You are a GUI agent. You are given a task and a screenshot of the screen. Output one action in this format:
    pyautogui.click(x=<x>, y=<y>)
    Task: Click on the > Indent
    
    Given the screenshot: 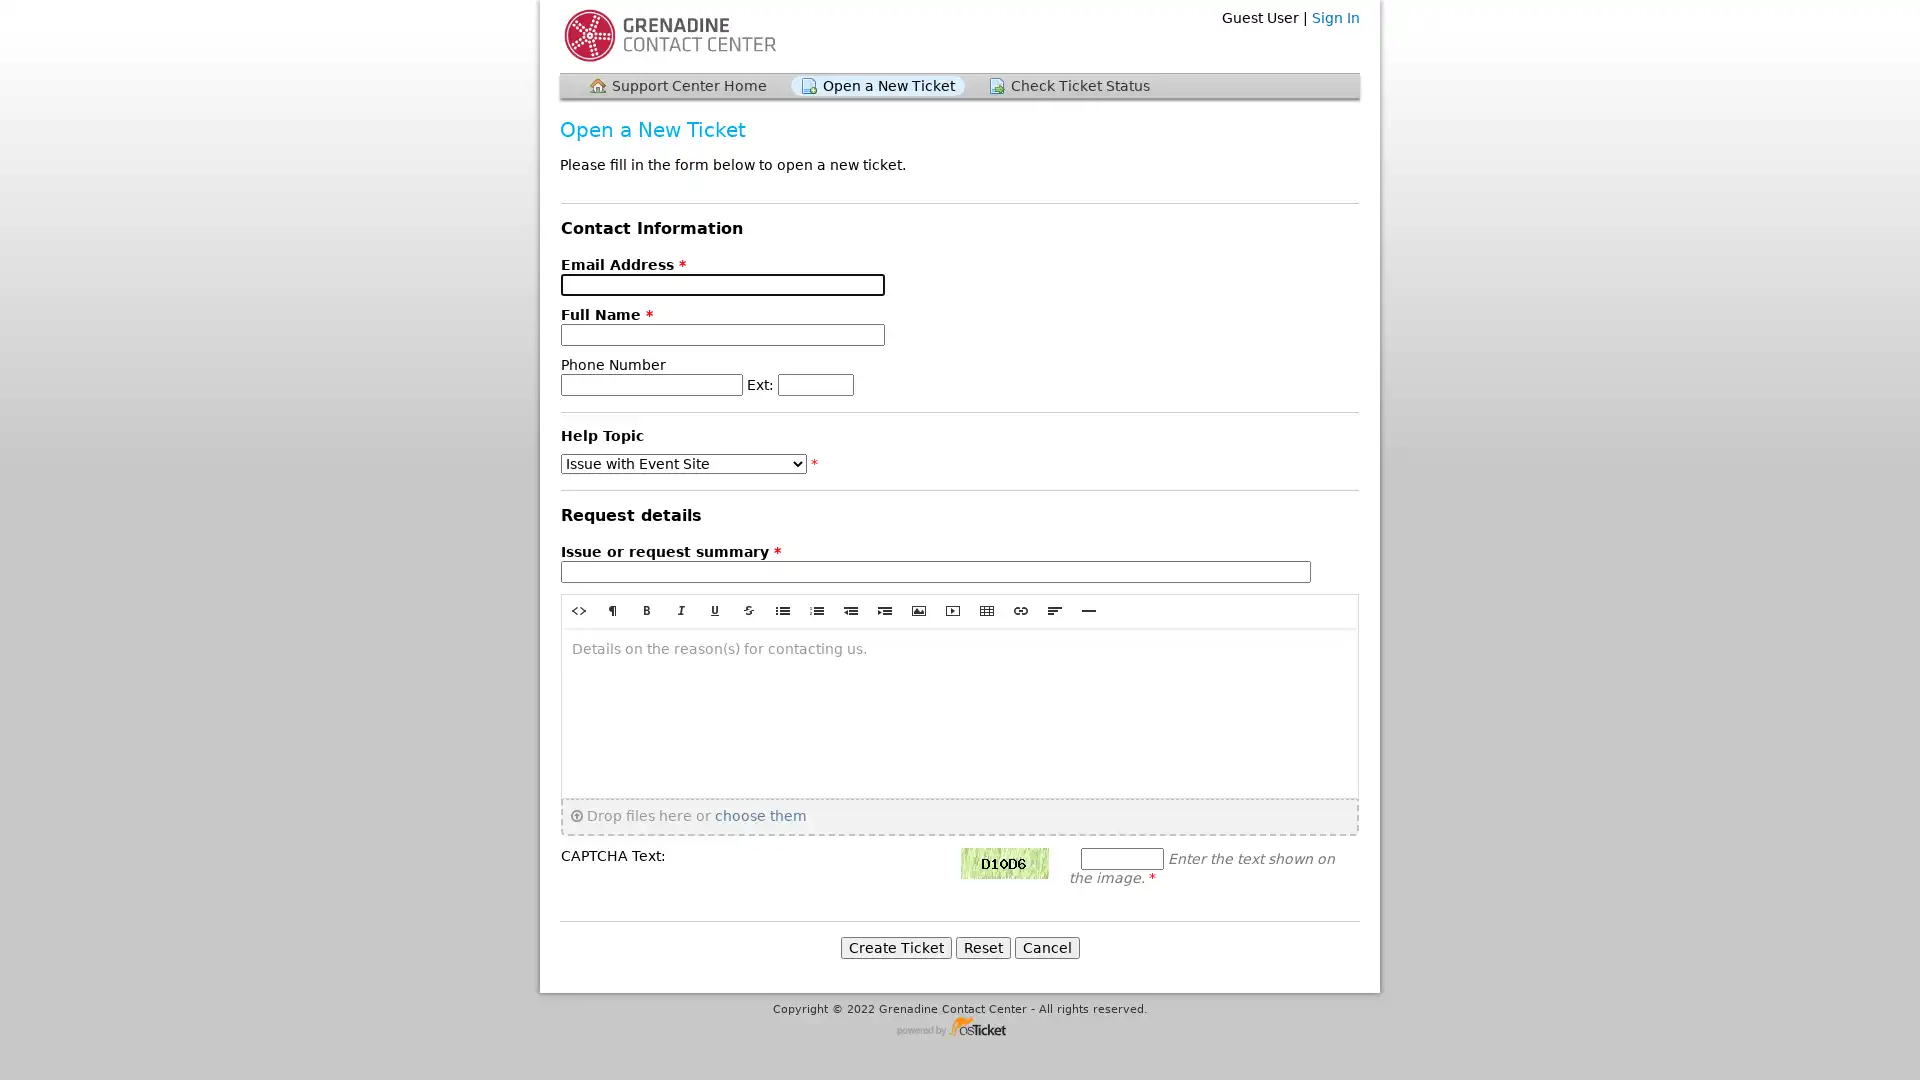 What is the action you would take?
    pyautogui.click(x=883, y=609)
    